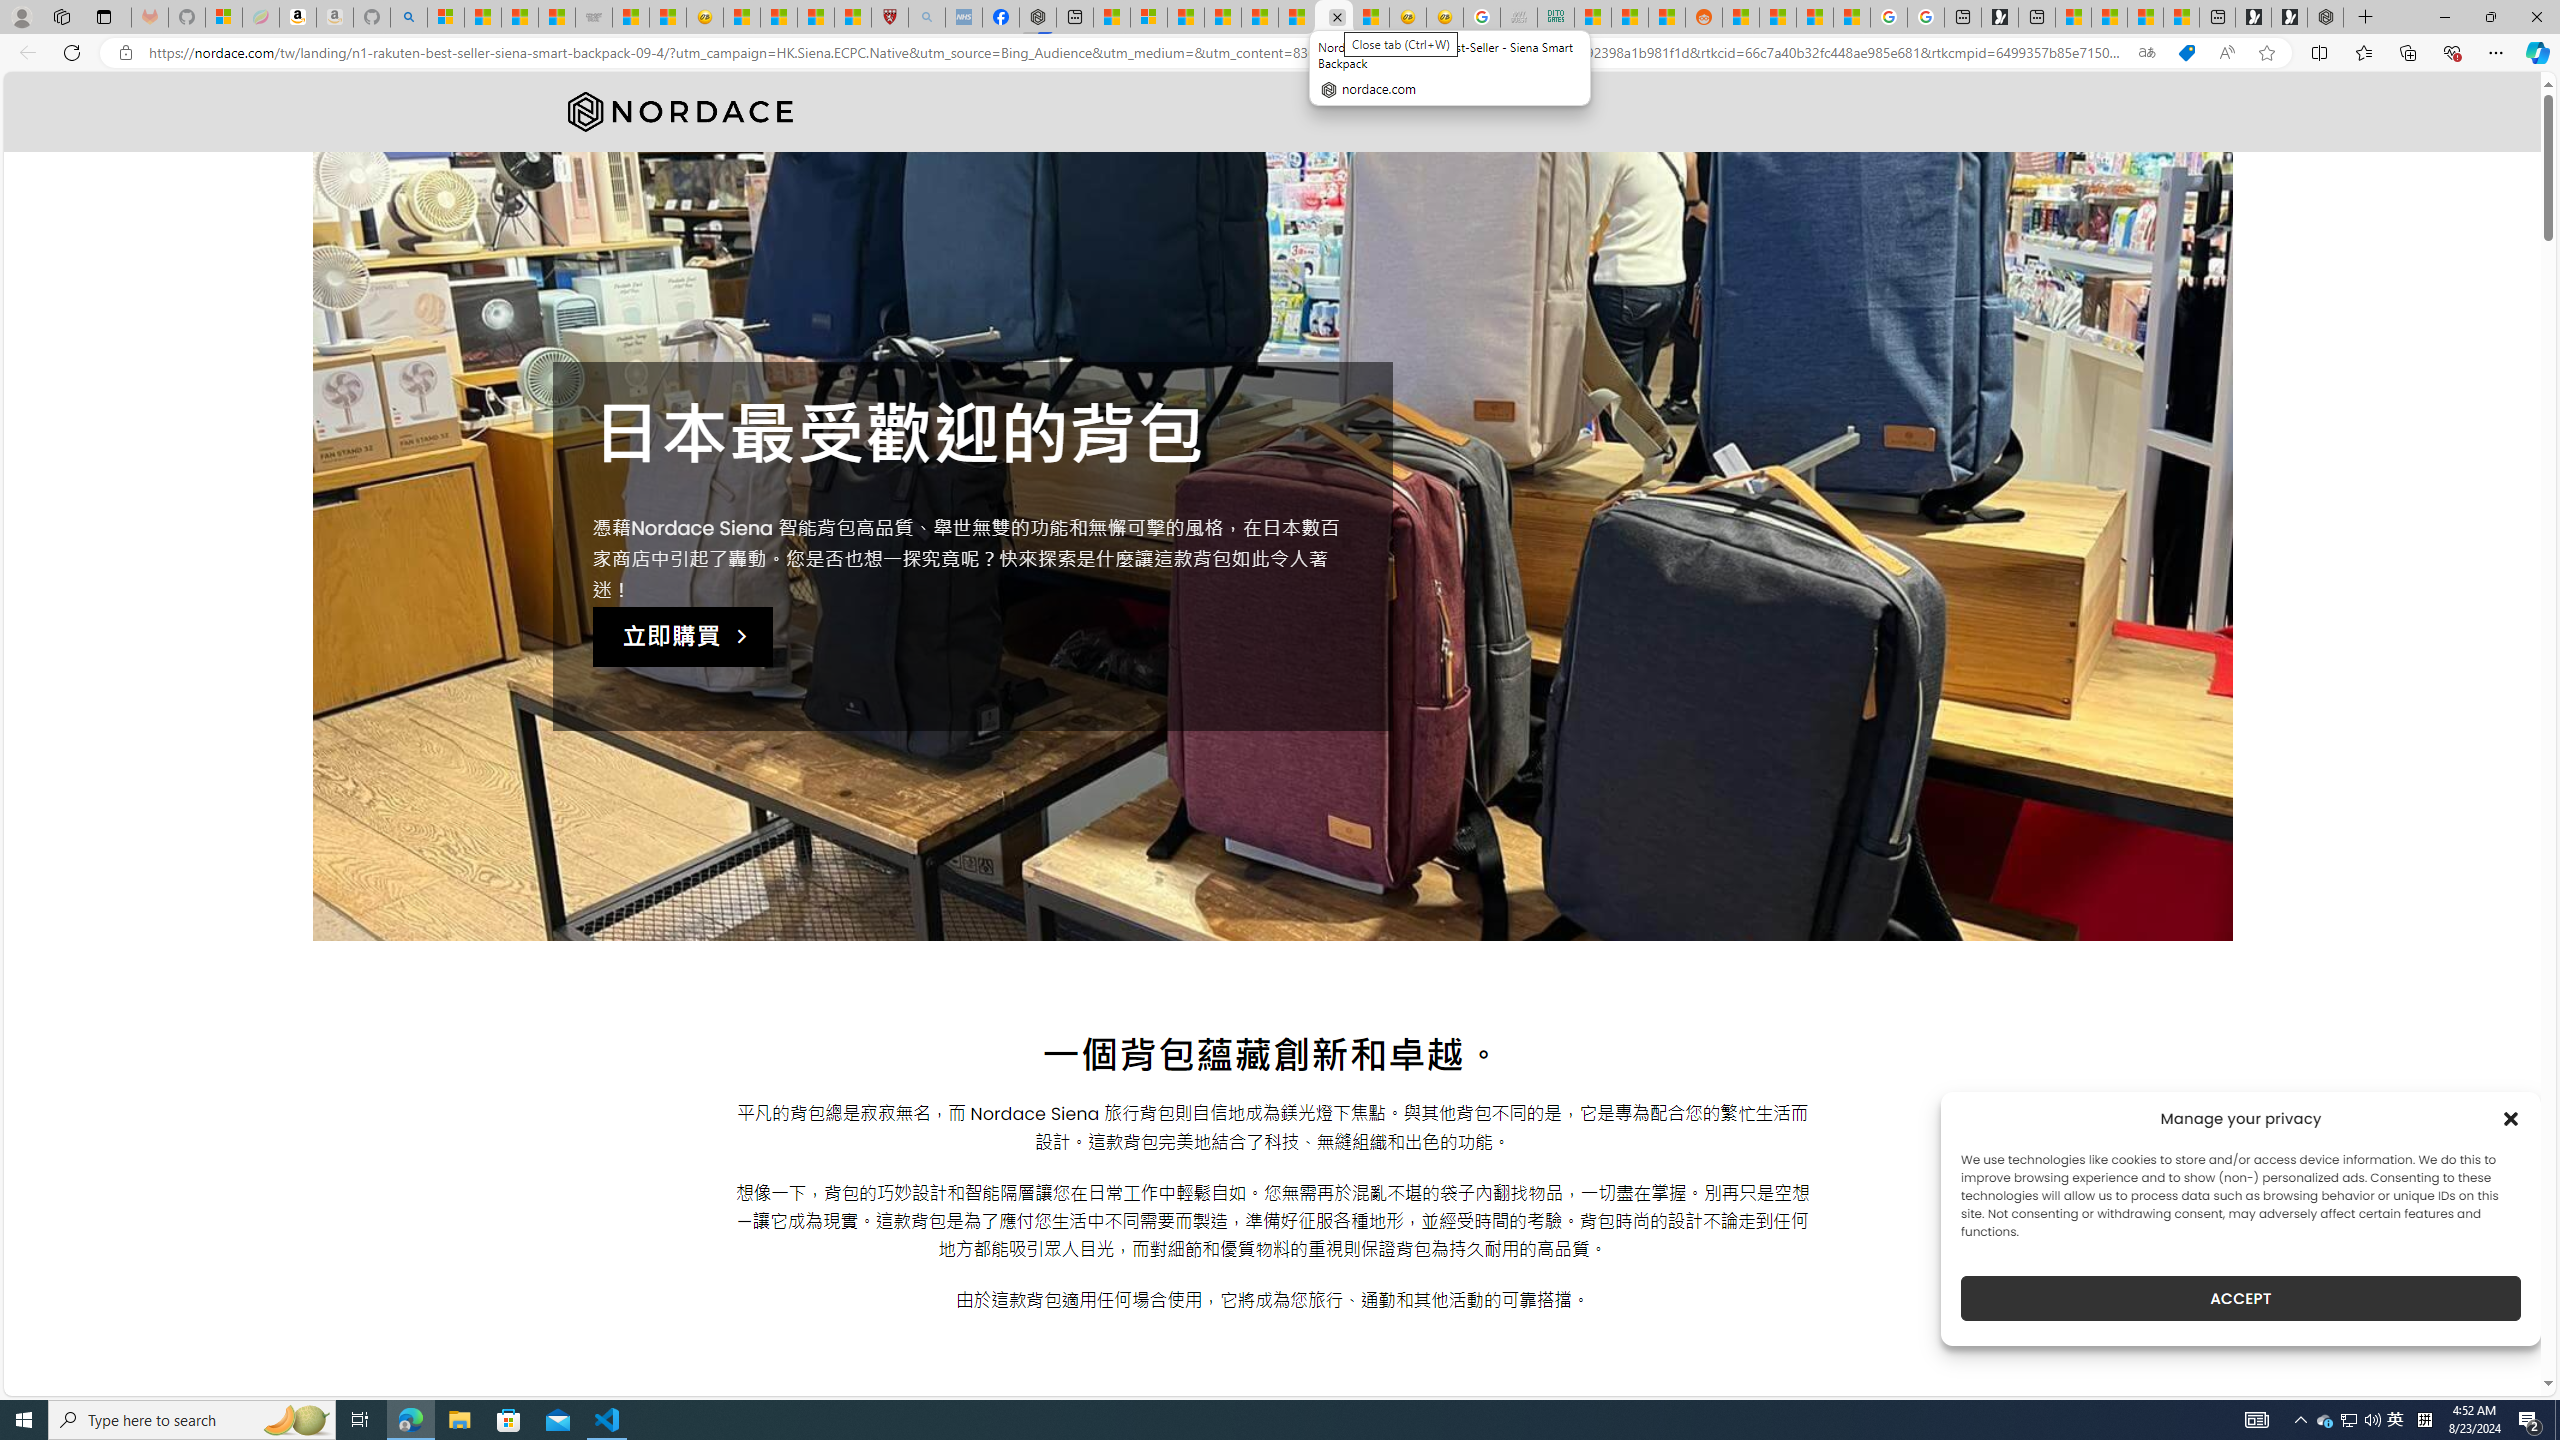 The image size is (2560, 1440). I want to click on 'Read aloud this page (Ctrl+Shift+U)', so click(2226, 53).